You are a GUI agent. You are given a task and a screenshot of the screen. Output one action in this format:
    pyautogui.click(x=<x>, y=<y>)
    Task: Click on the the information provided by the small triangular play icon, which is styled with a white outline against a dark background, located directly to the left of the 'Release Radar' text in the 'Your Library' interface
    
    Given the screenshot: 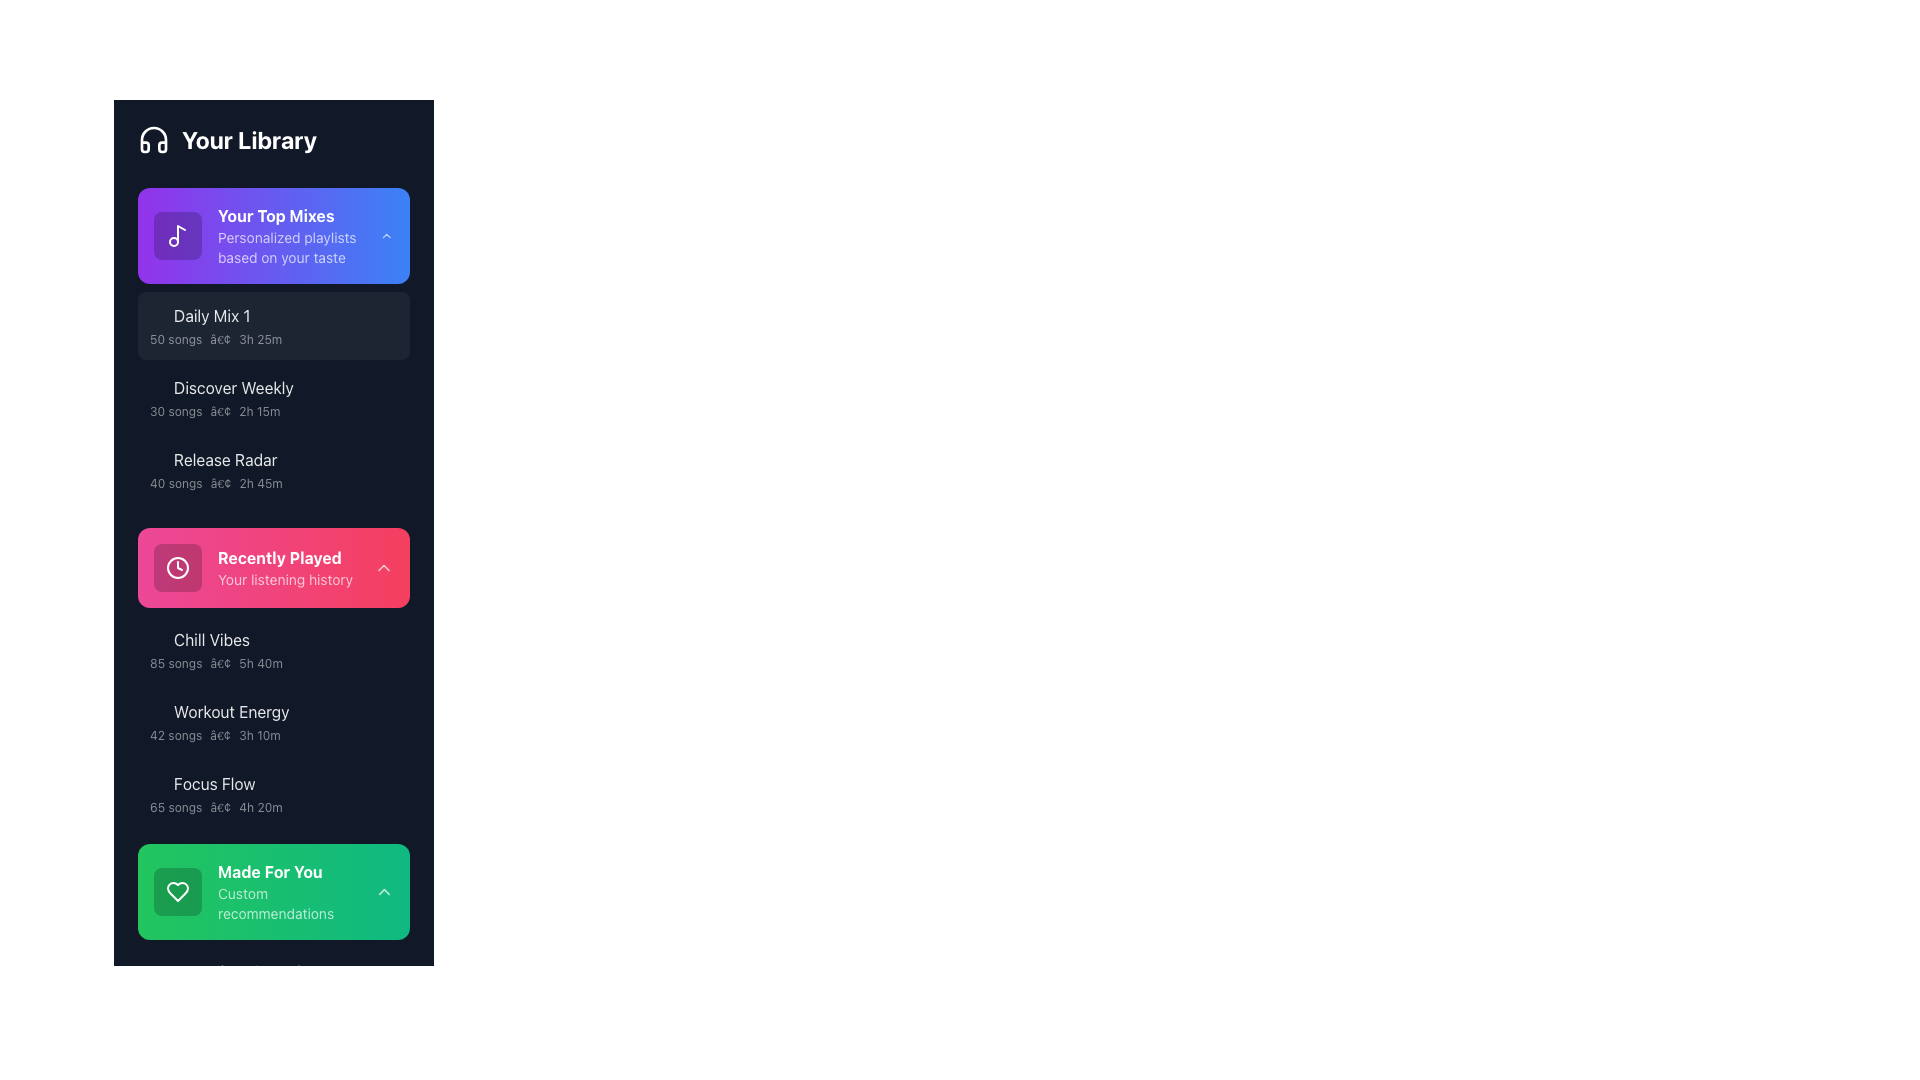 What is the action you would take?
    pyautogui.click(x=157, y=459)
    